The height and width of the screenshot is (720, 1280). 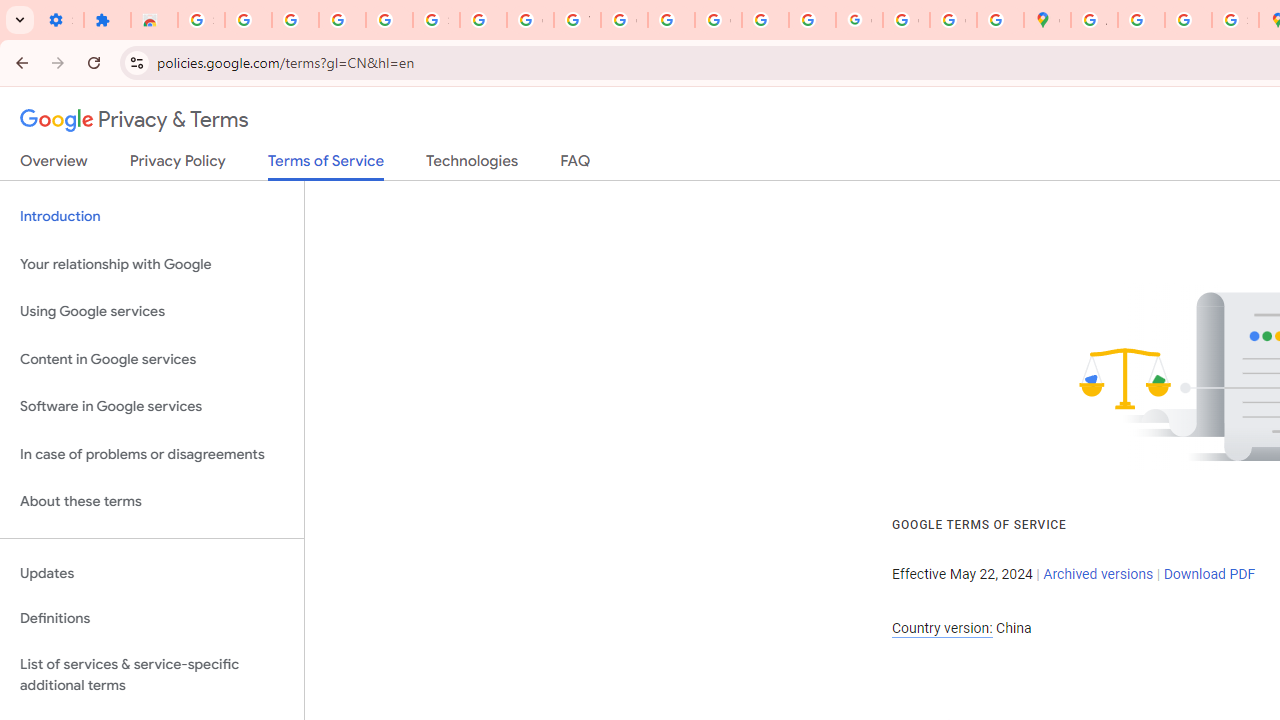 I want to click on 'Updates', so click(x=151, y=573).